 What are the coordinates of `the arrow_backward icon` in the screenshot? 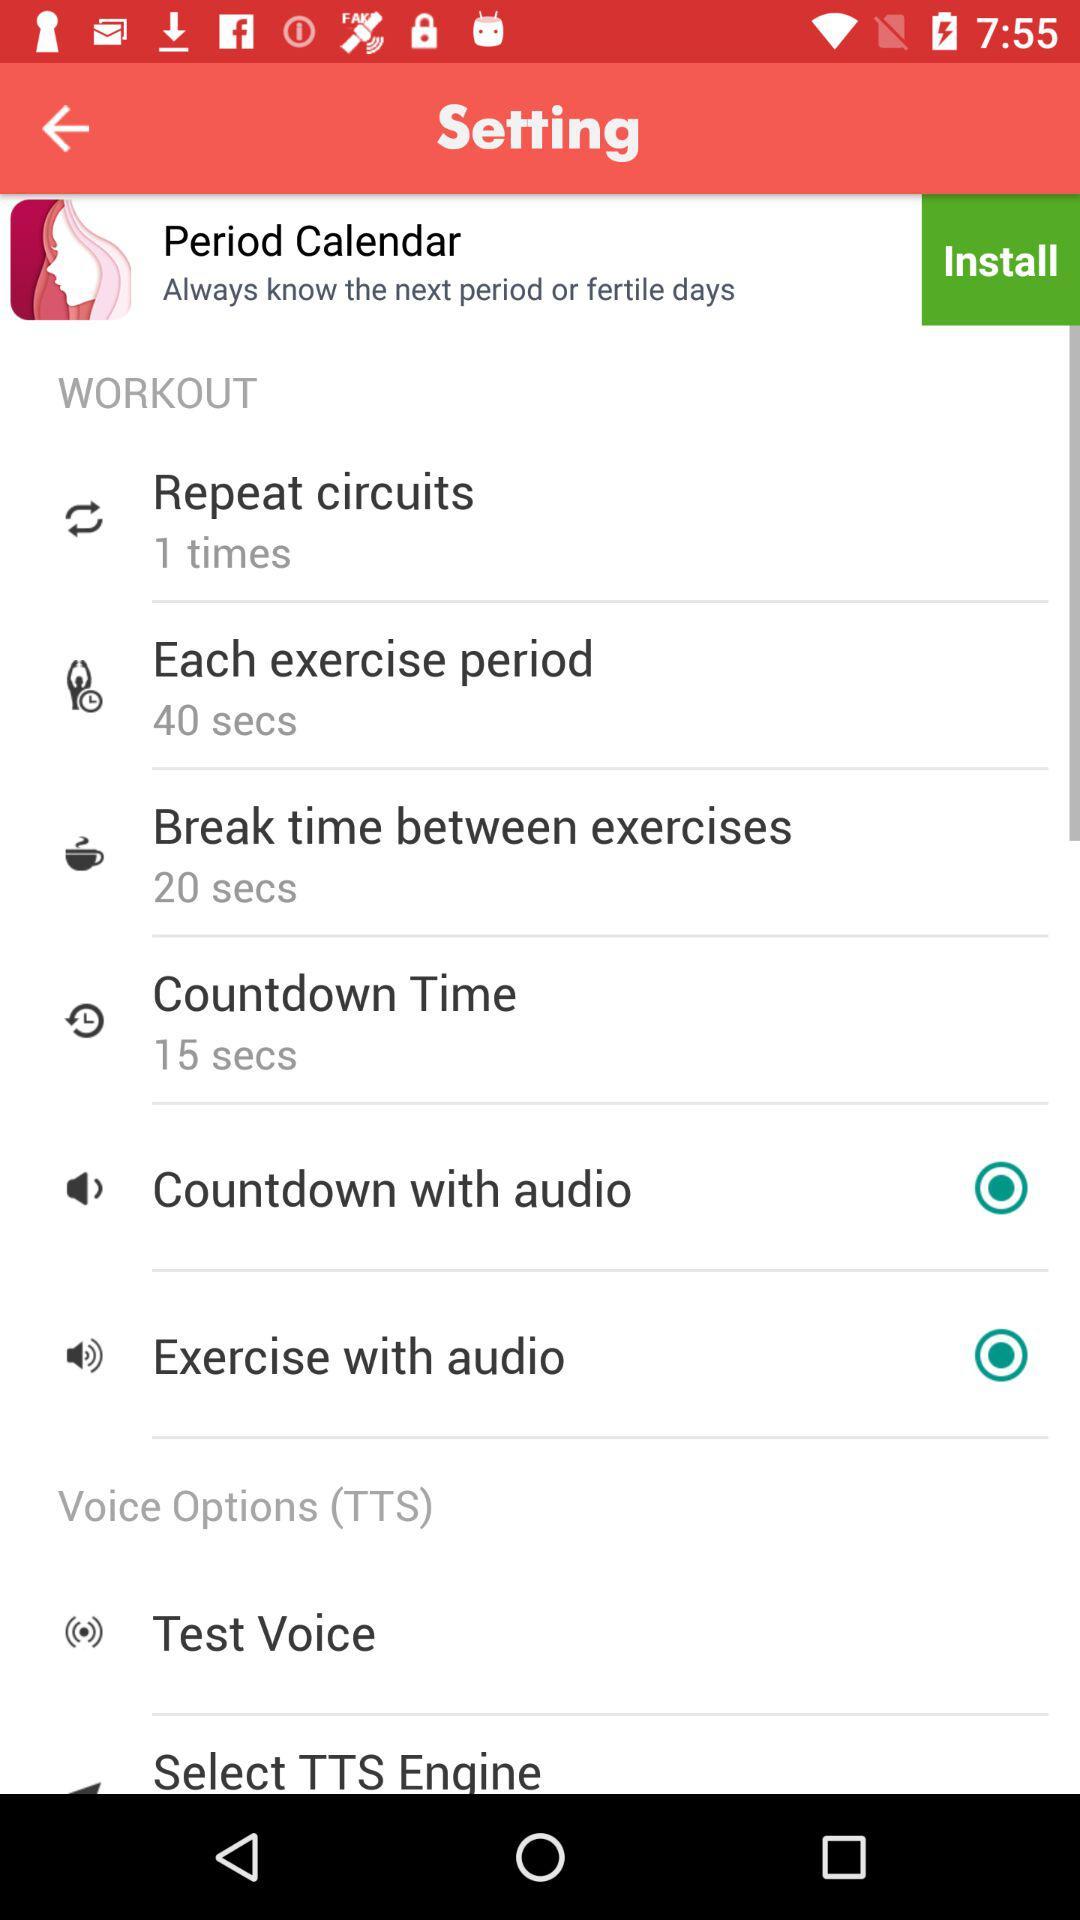 It's located at (64, 127).